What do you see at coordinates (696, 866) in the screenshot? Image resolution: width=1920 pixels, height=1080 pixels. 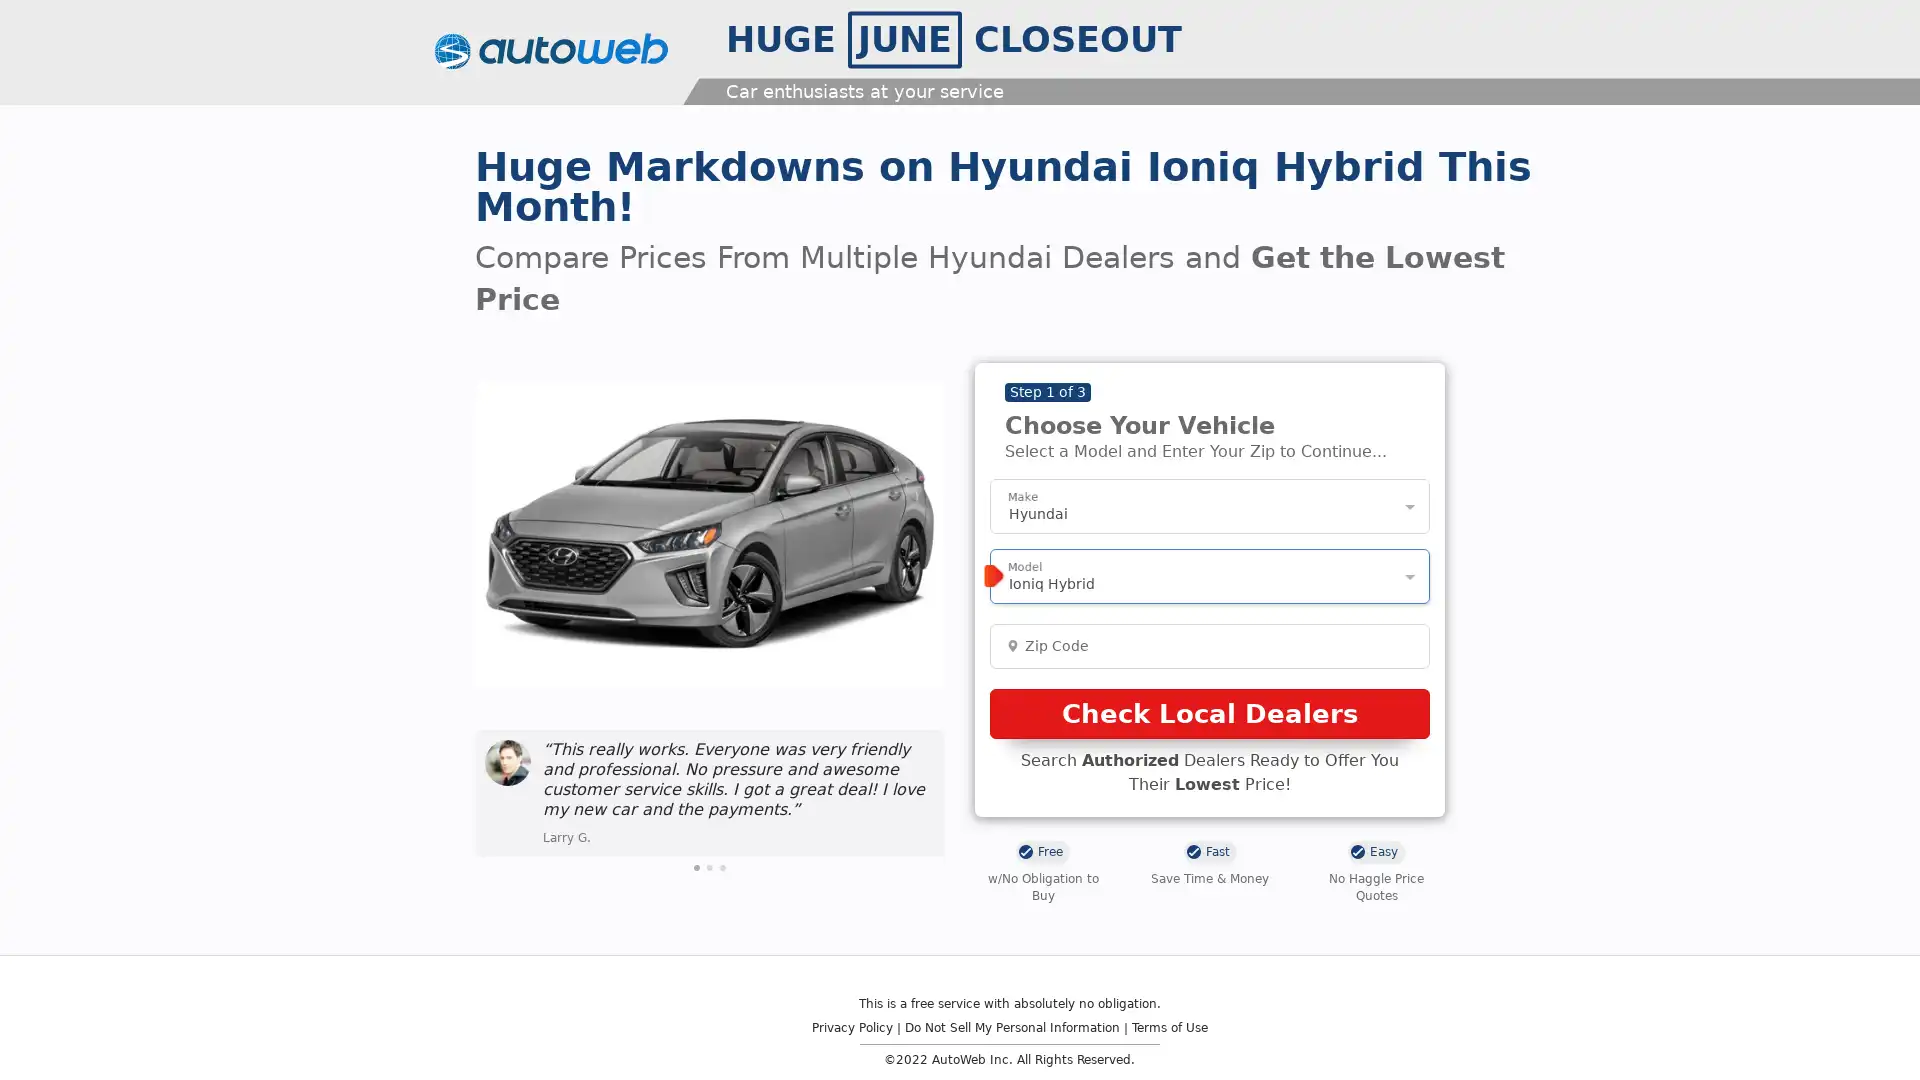 I see `Carousel Page 1 (Current Slide)` at bounding box center [696, 866].